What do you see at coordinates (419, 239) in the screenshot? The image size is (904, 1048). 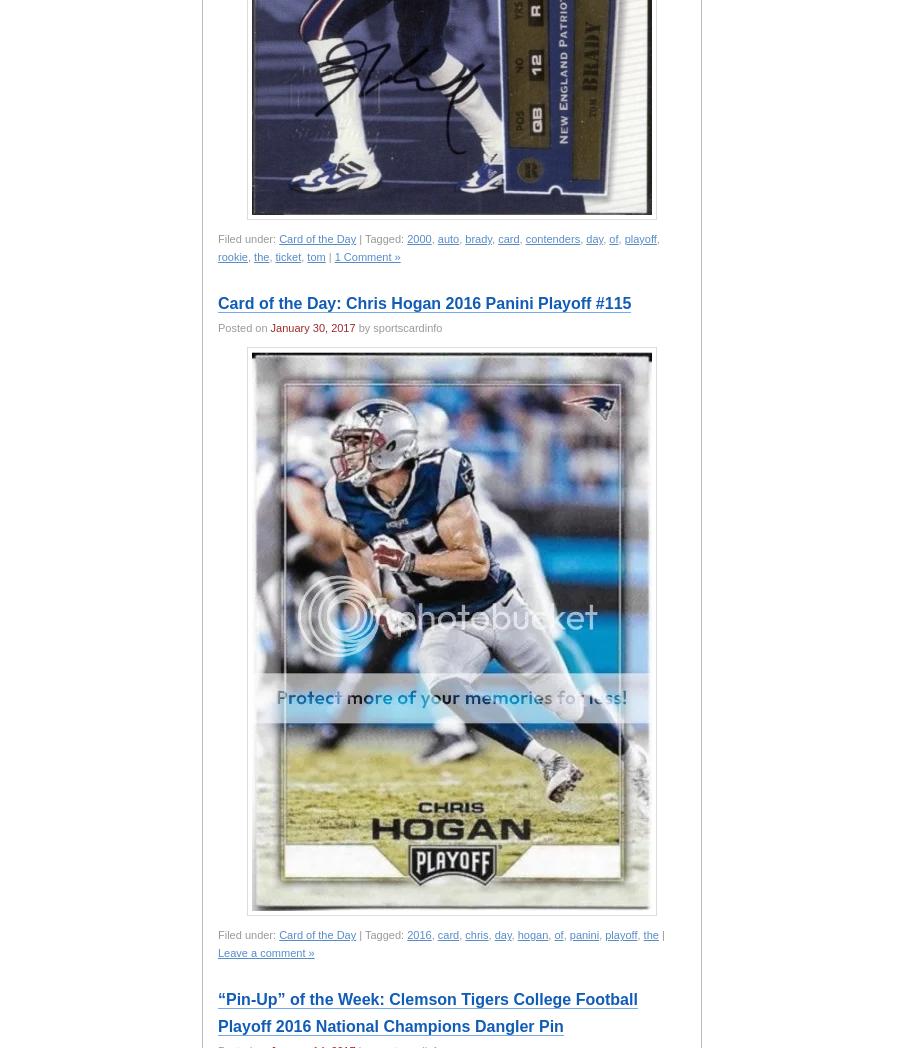 I see `'2000'` at bounding box center [419, 239].